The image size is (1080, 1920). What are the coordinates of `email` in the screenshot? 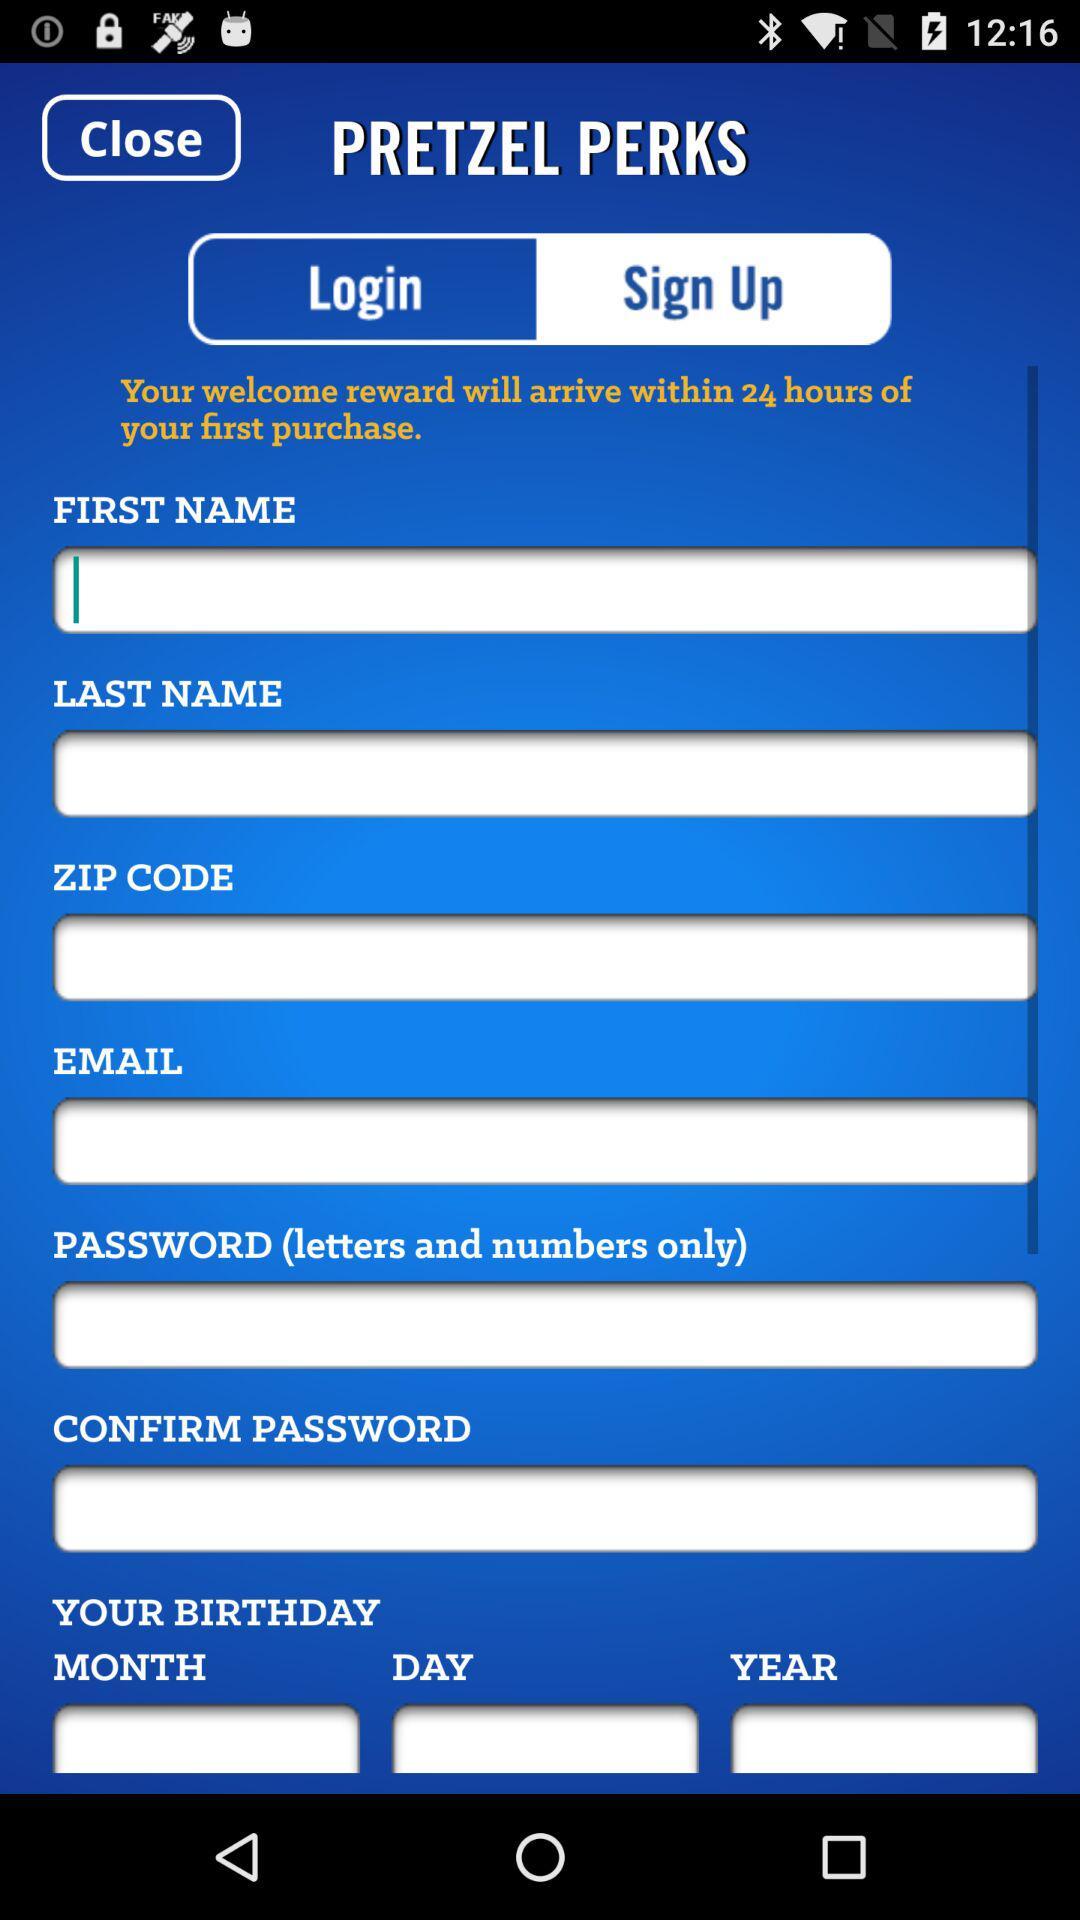 It's located at (545, 1141).